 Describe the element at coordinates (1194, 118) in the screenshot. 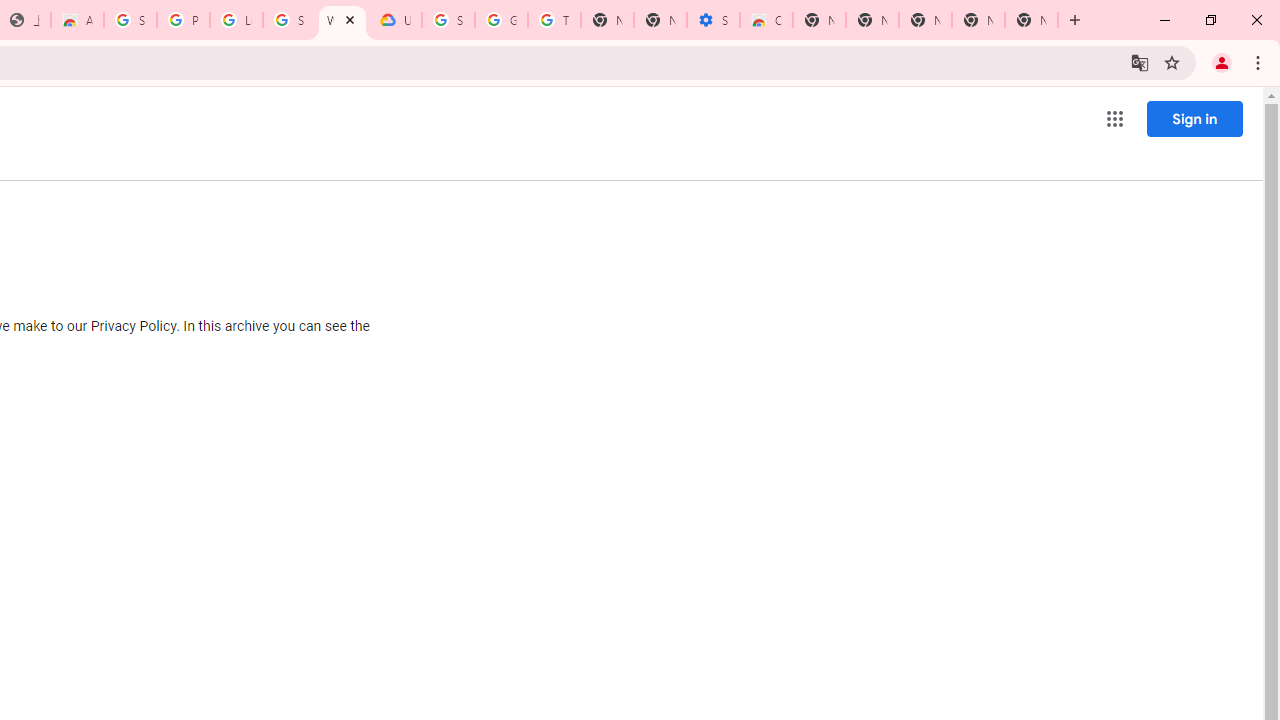

I see `'Sign in'` at that location.